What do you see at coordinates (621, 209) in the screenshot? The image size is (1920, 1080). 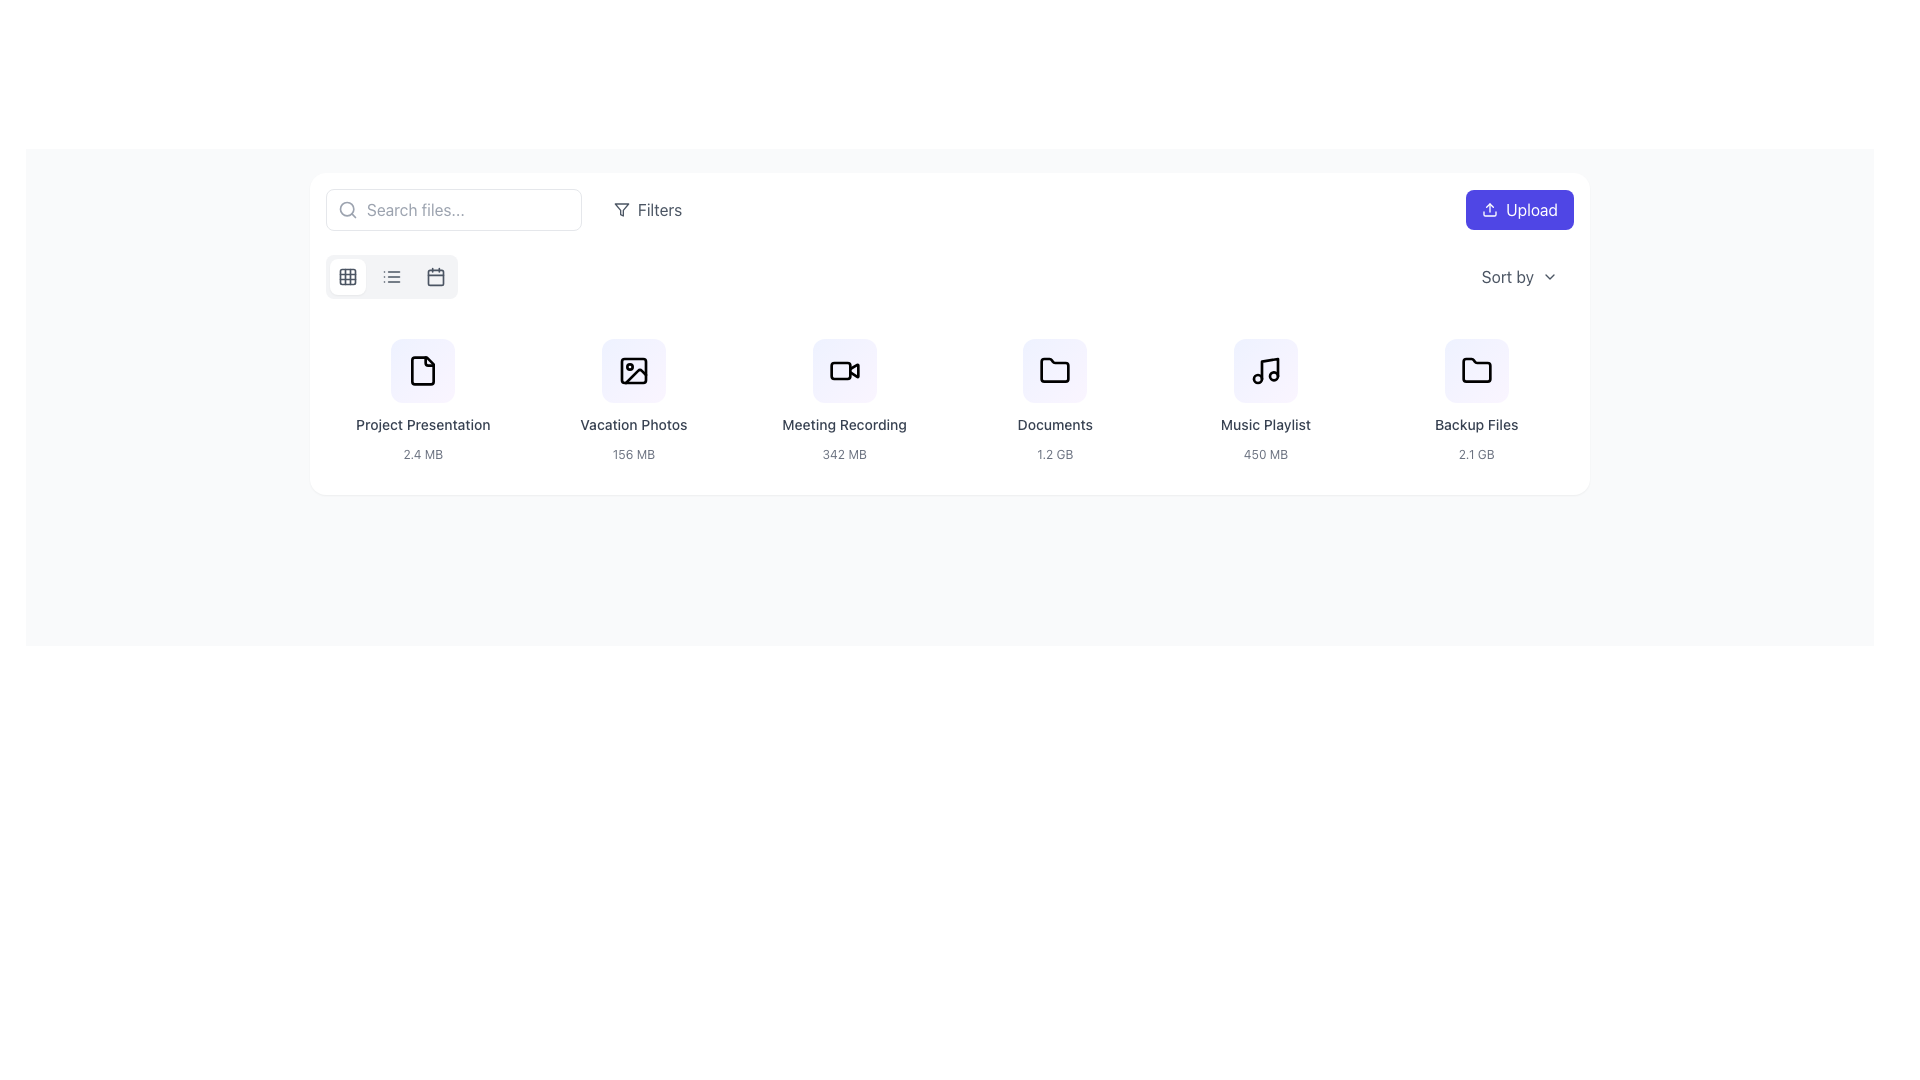 I see `the filtering icon located in the header section next to the 'Filters' label` at bounding box center [621, 209].